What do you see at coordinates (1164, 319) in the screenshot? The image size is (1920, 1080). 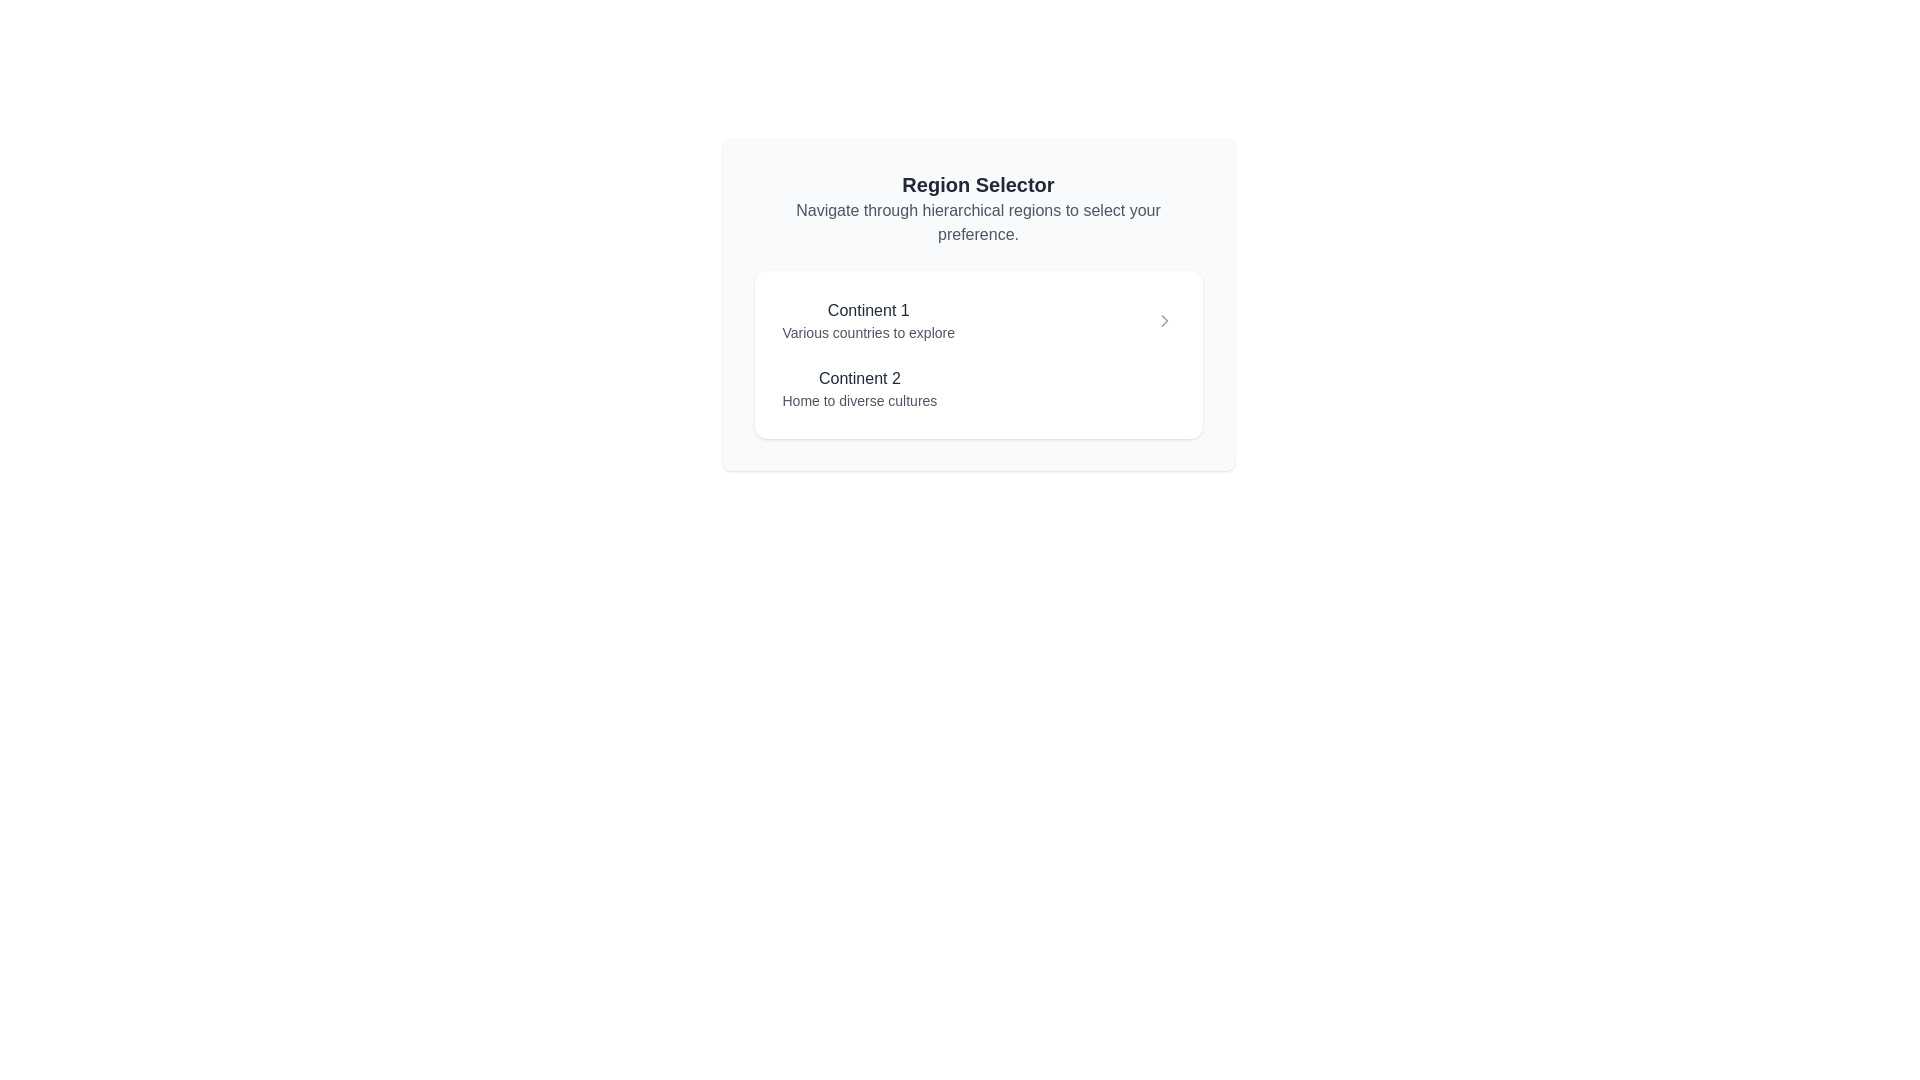 I see `the SVG Chevron Icon, which is a thin gray arrow pointing to the right, located to the right of the text 'Continent 1' within a rectangular card layout` at bounding box center [1164, 319].